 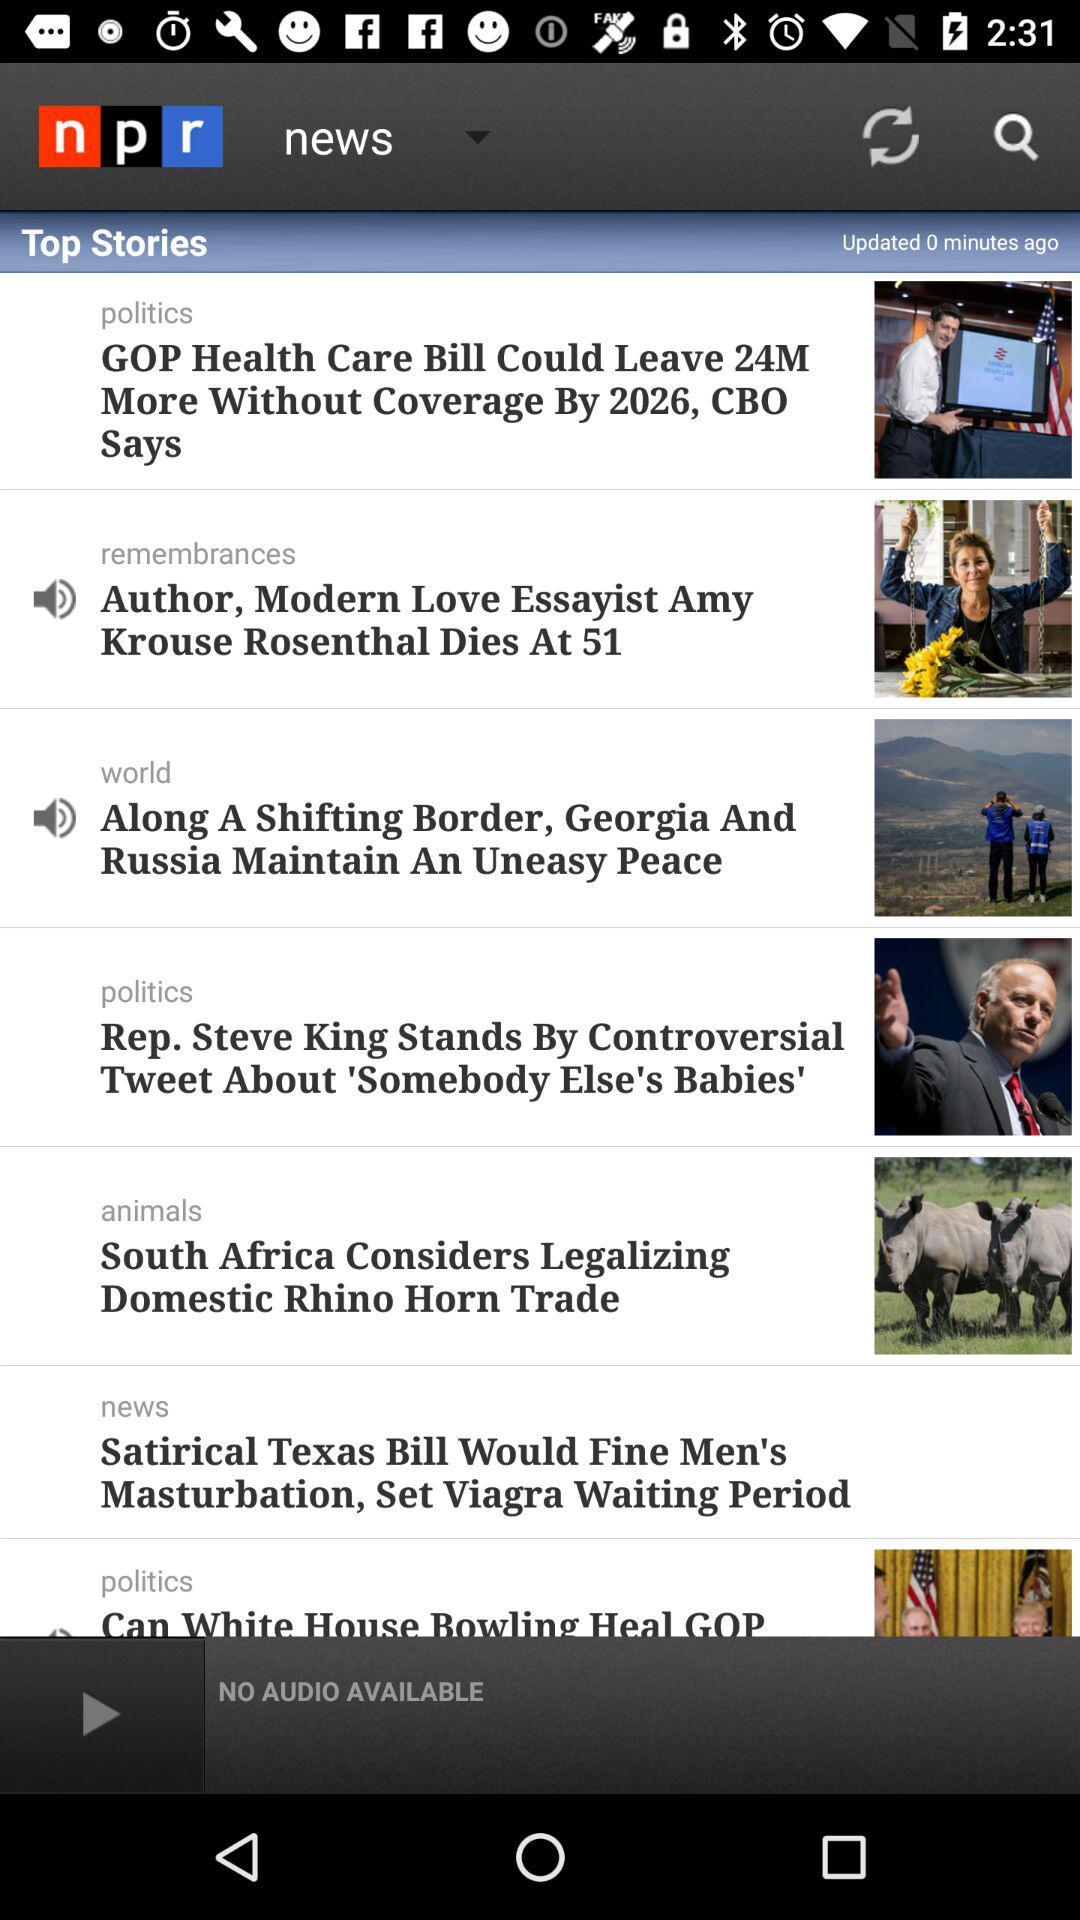 What do you see at coordinates (1017, 136) in the screenshot?
I see `the search icon shown at the top right corner of the page` at bounding box center [1017, 136].